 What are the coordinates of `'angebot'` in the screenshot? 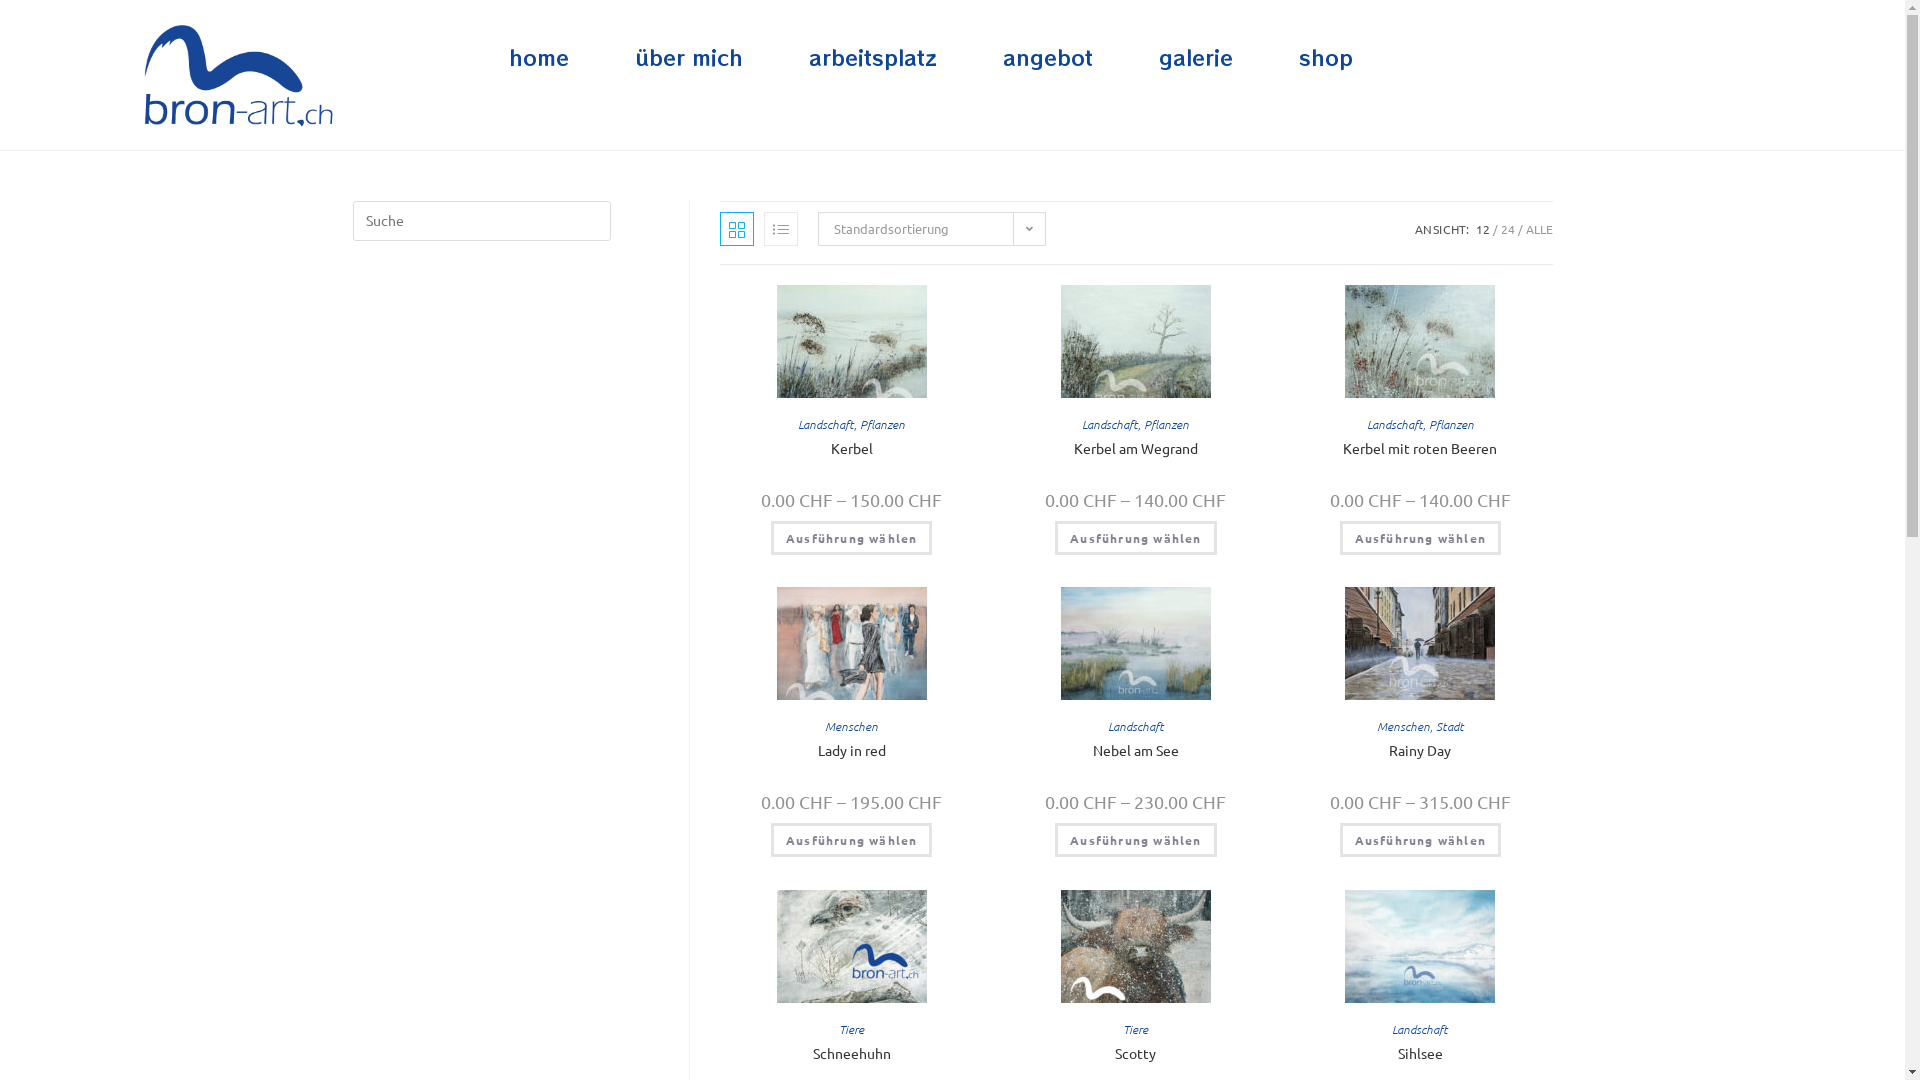 It's located at (1046, 56).